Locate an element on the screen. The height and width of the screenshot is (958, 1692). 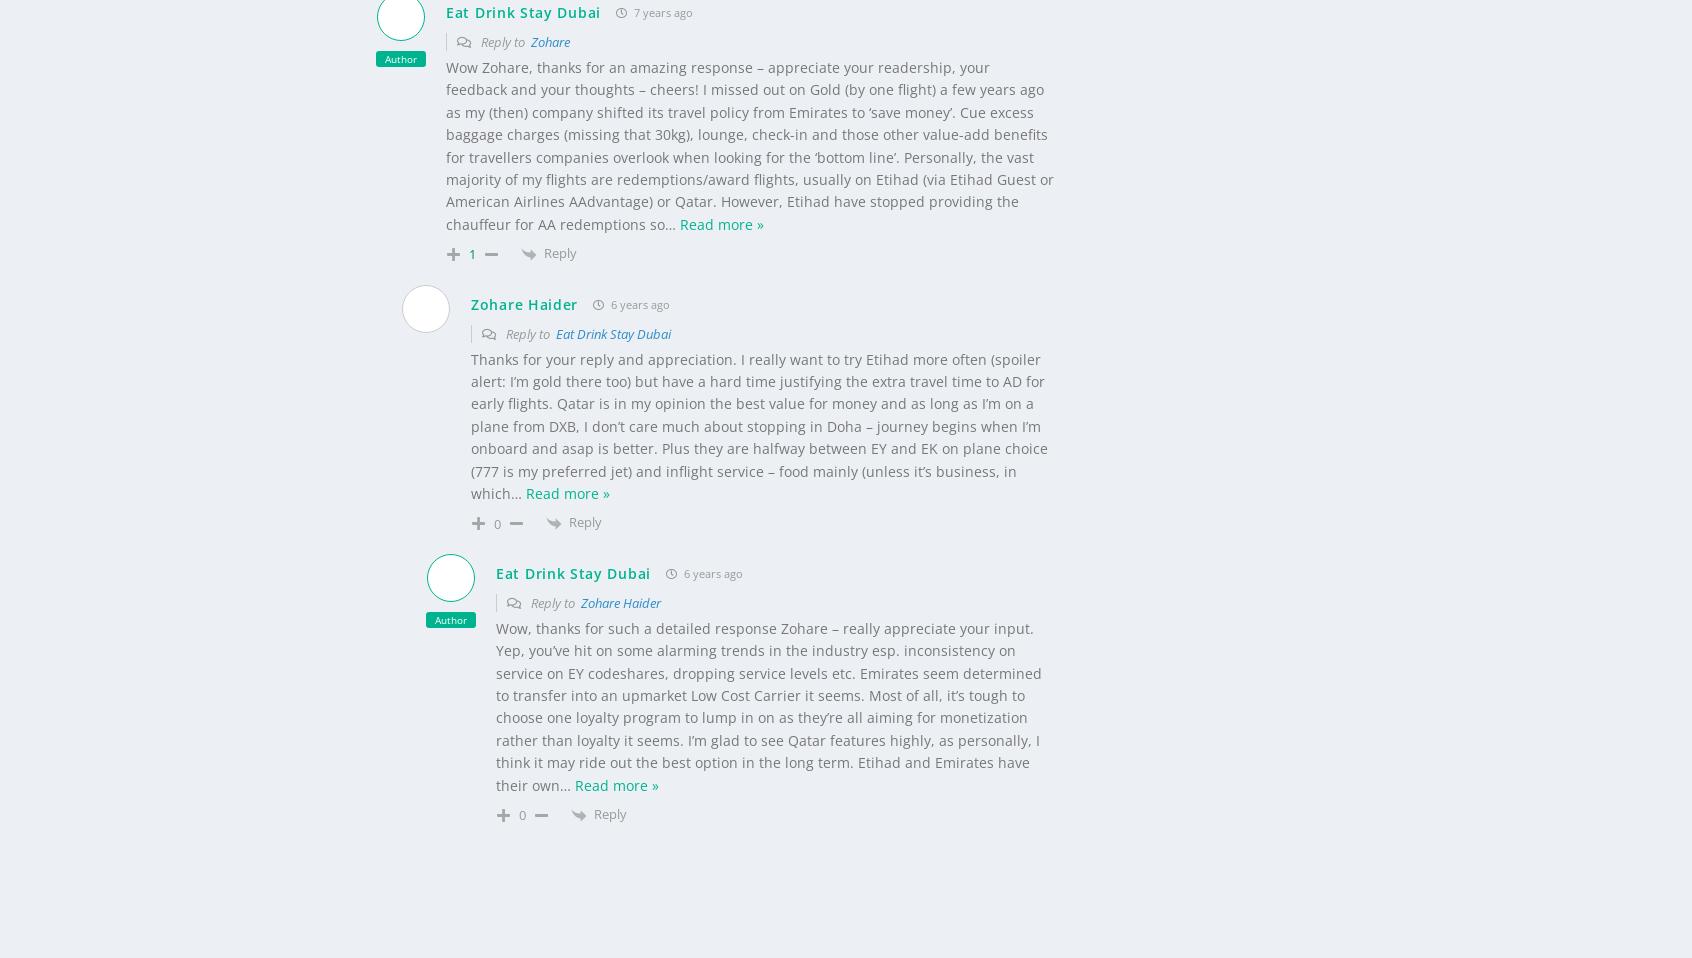
'Wow, thanks for such a detailed response Zohare – really appreciate your input. Yep, you’ve hit on some alarming trends in the industry esp. inconsistency on service on EY codeshares, dropping service levels etc. Emirates seem determined to transfer into an upmarket Low Cost Carrier it seems. Most of all, it’s tough to choose one loyalty program to lump in on as they’re all aiming for monetization rather than loyalty it seems. I’m glad to see Qatar features highly, as personally, I think it may ride out the best option in the long term. Etihad and Emirates have their own' is located at coordinates (768, 672).